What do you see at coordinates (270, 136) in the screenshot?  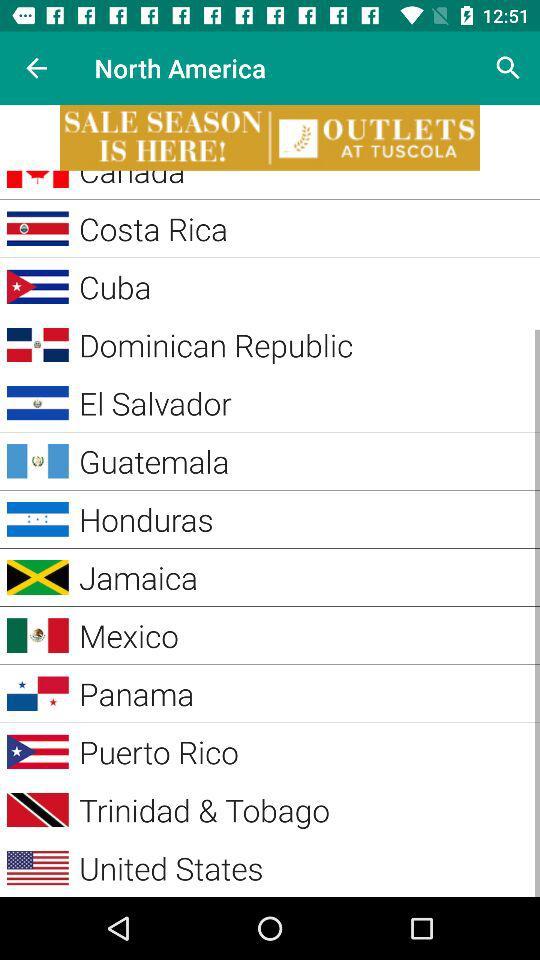 I see `adventisment` at bounding box center [270, 136].